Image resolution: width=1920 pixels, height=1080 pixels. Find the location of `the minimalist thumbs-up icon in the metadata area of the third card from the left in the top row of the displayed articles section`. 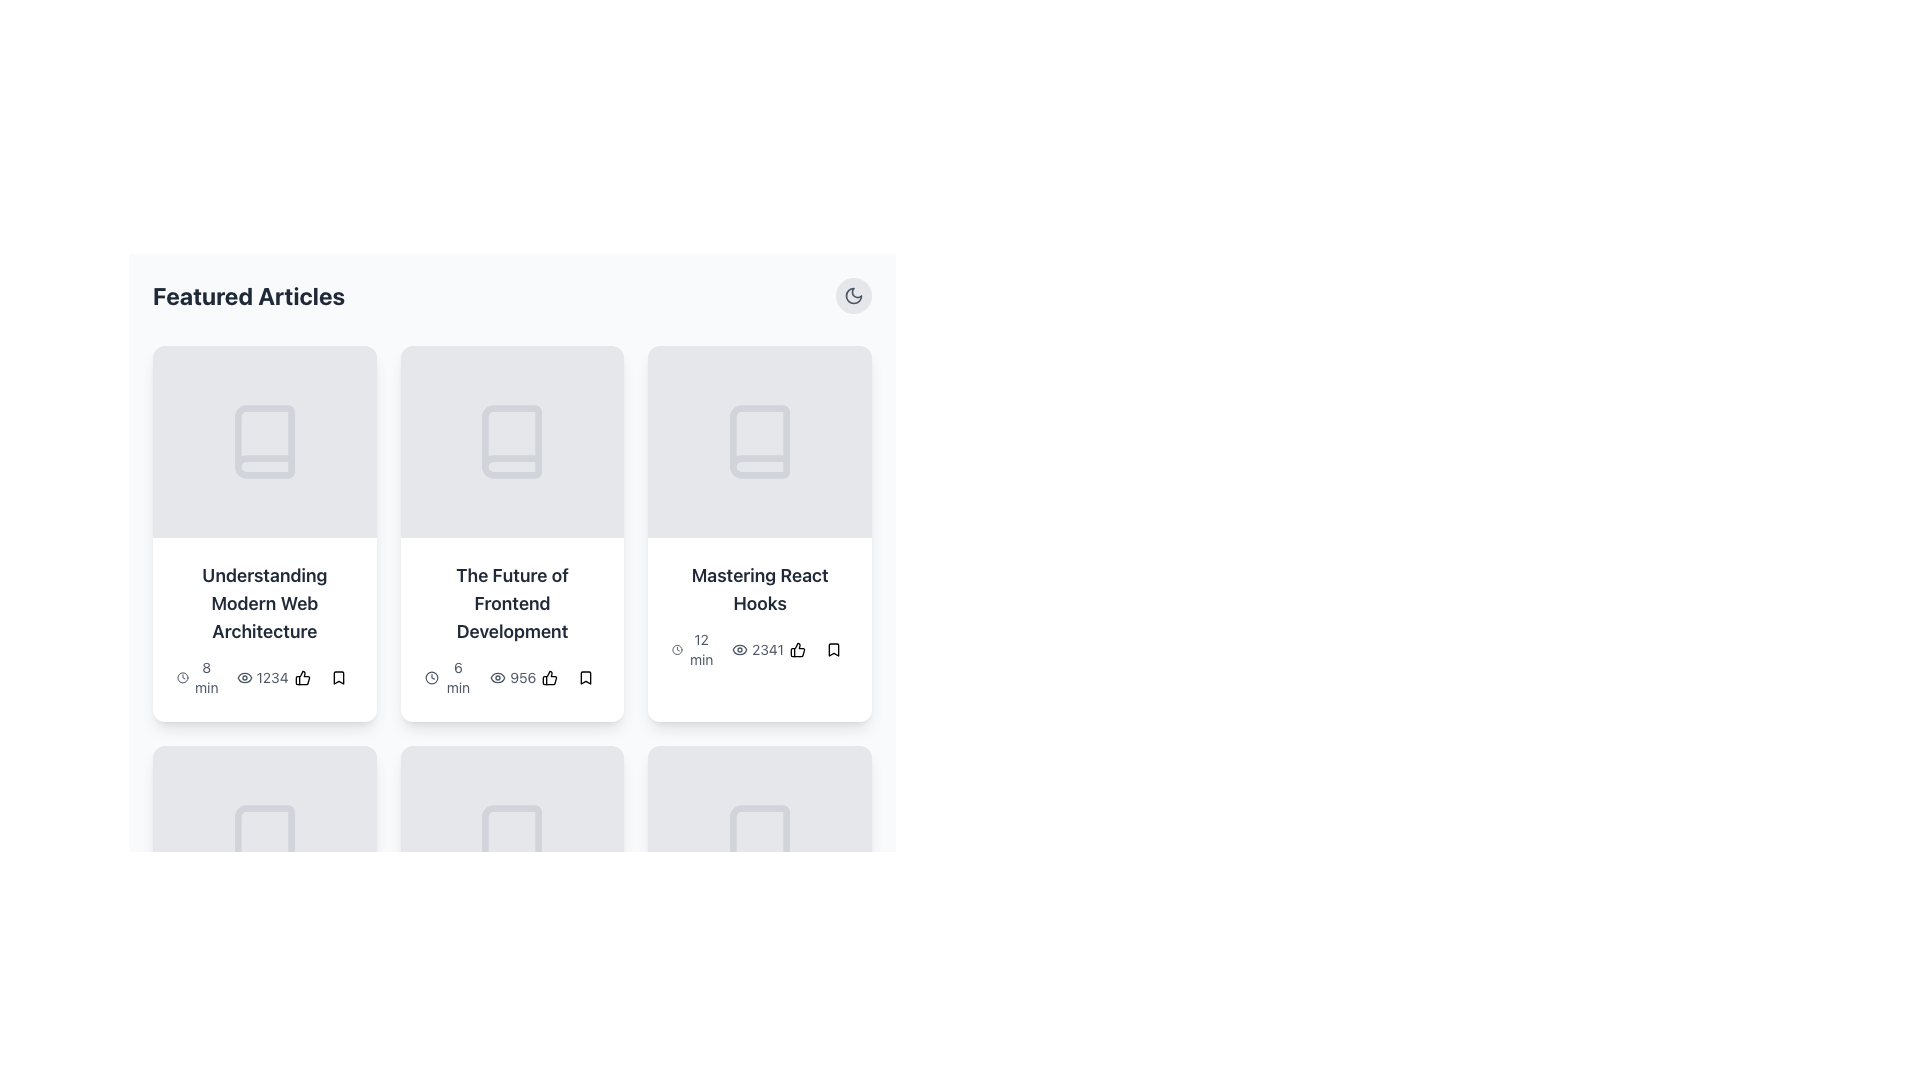

the minimalist thumbs-up icon in the metadata area of the third card from the left in the top row of the displayed articles section is located at coordinates (301, 677).